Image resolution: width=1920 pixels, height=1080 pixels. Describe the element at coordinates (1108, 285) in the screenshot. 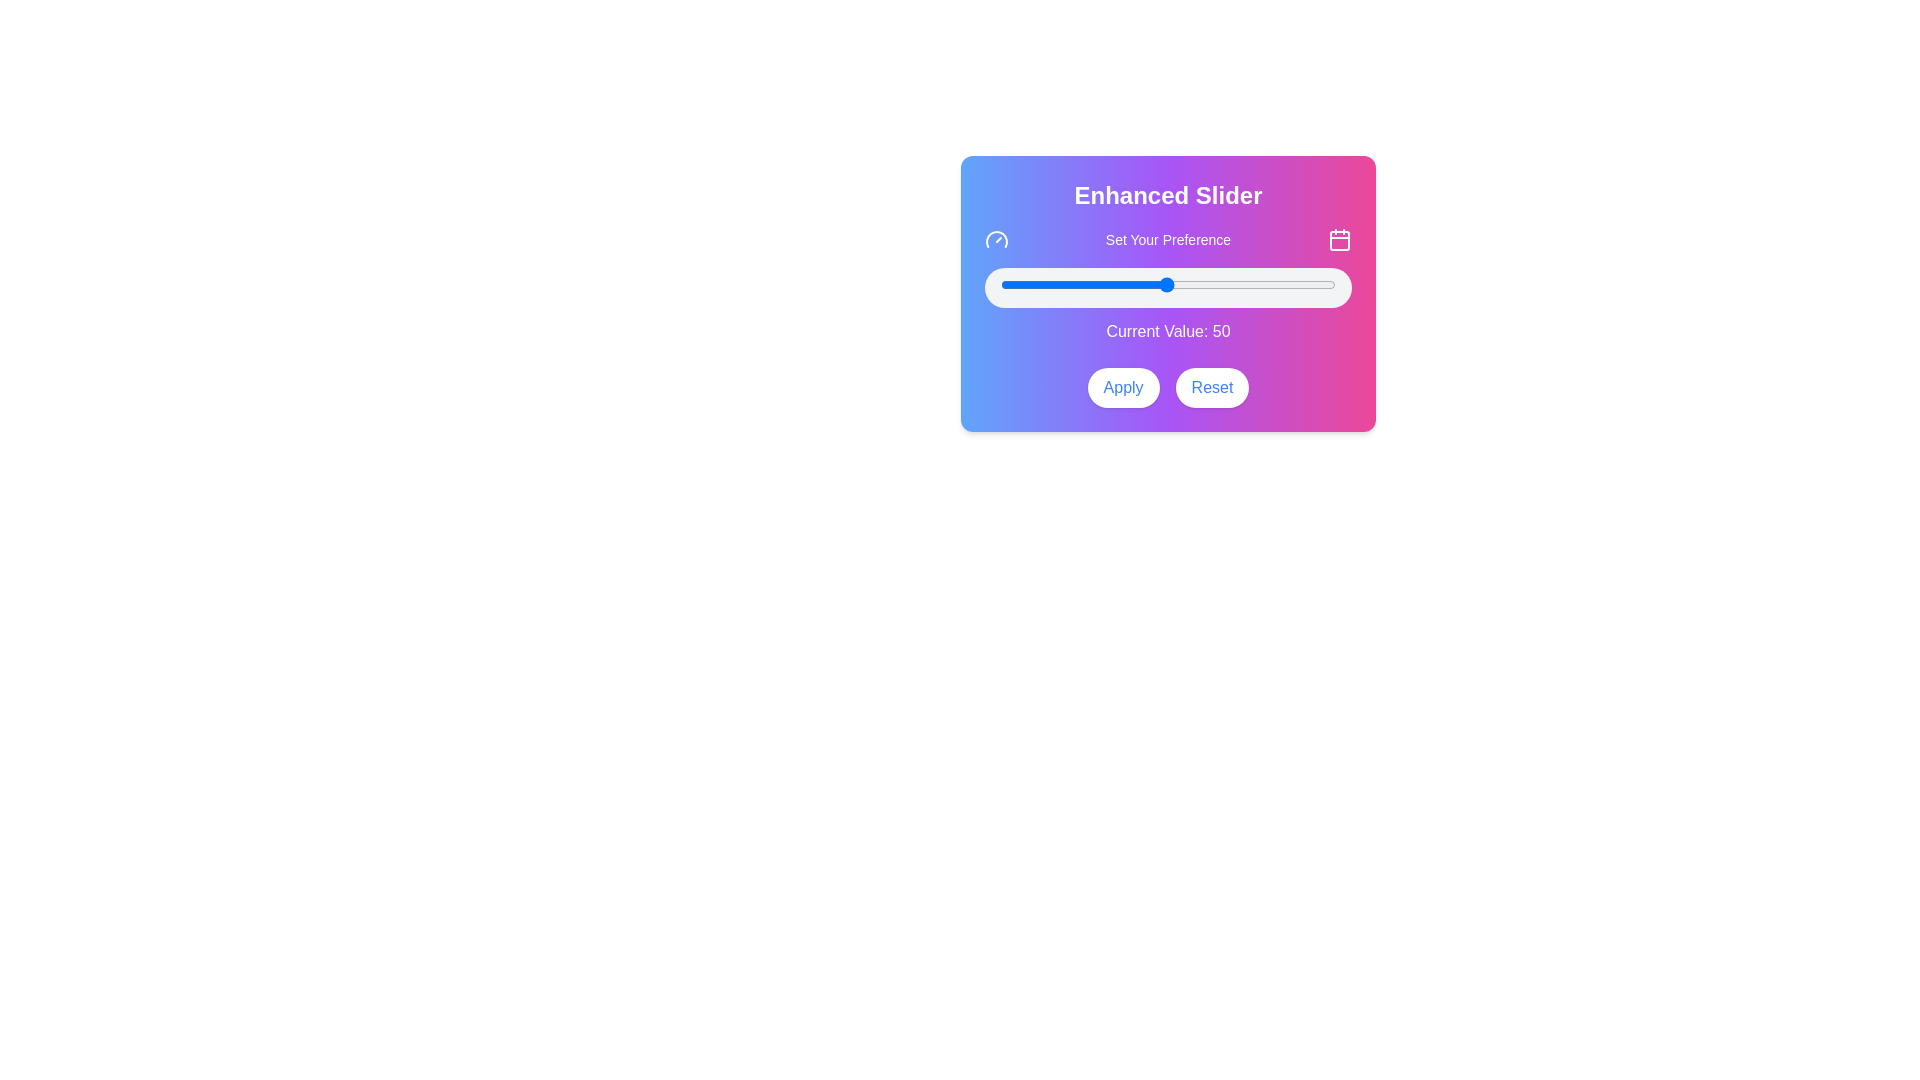

I see `the slider` at that location.